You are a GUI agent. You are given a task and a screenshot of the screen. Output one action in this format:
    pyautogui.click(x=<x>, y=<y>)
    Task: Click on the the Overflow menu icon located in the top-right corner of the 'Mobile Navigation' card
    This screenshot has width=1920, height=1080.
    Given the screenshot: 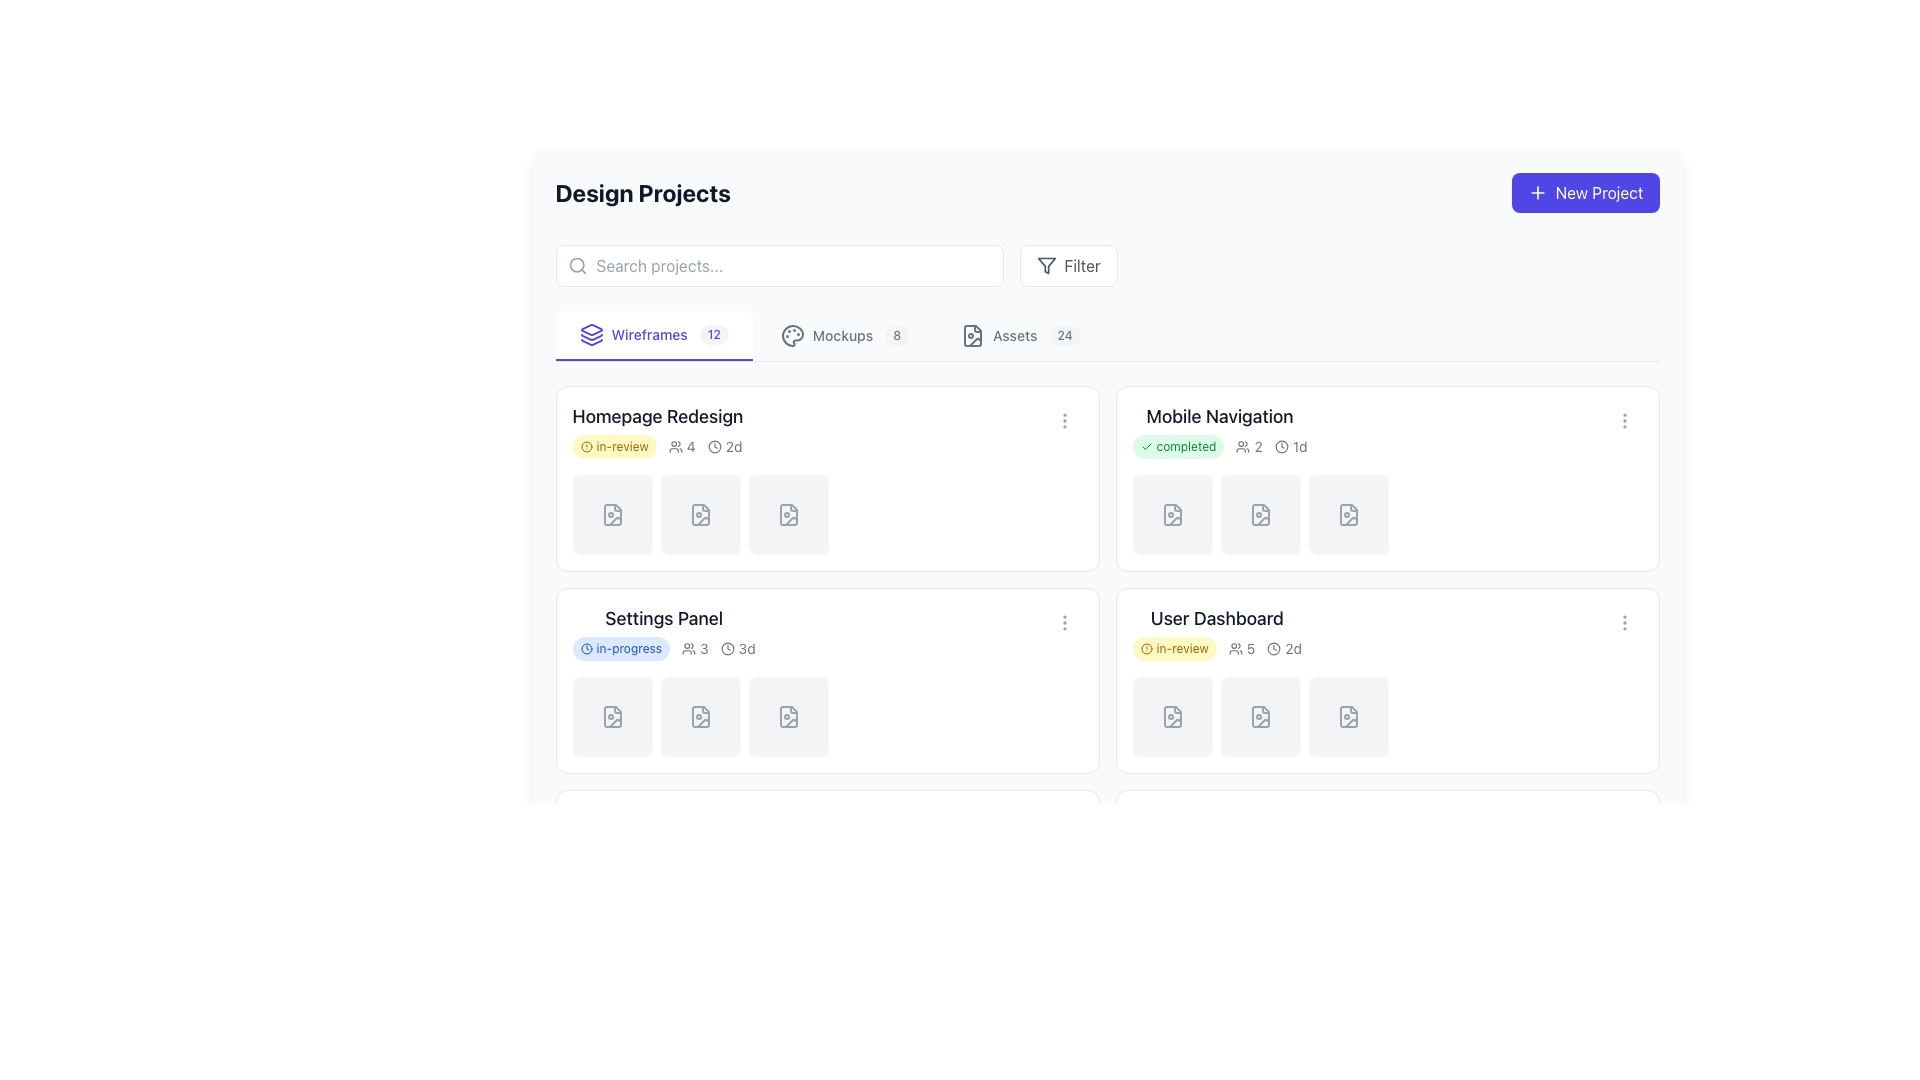 What is the action you would take?
    pyautogui.click(x=1624, y=419)
    